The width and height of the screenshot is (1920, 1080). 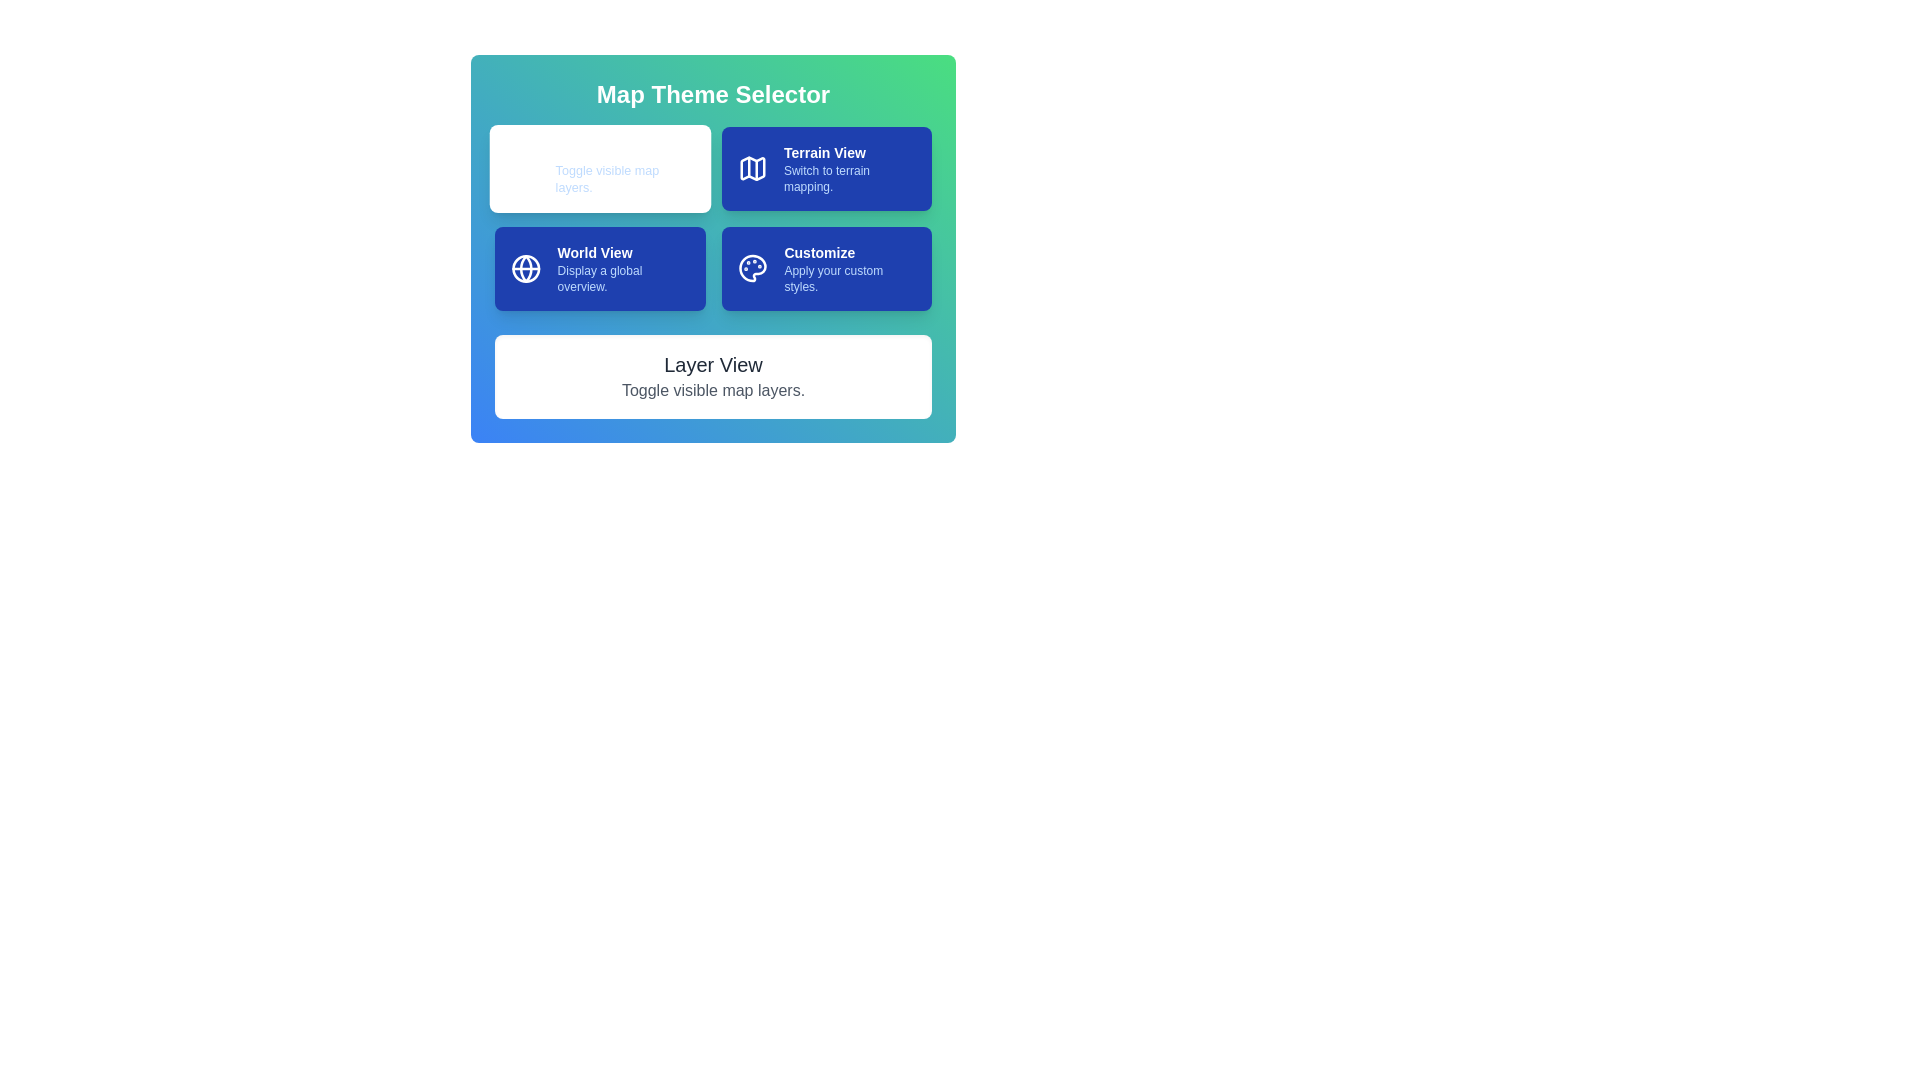 I want to click on text label that displays 'Terrain View' which is styled in bold white font on a dark blue background, so click(x=849, y=152).